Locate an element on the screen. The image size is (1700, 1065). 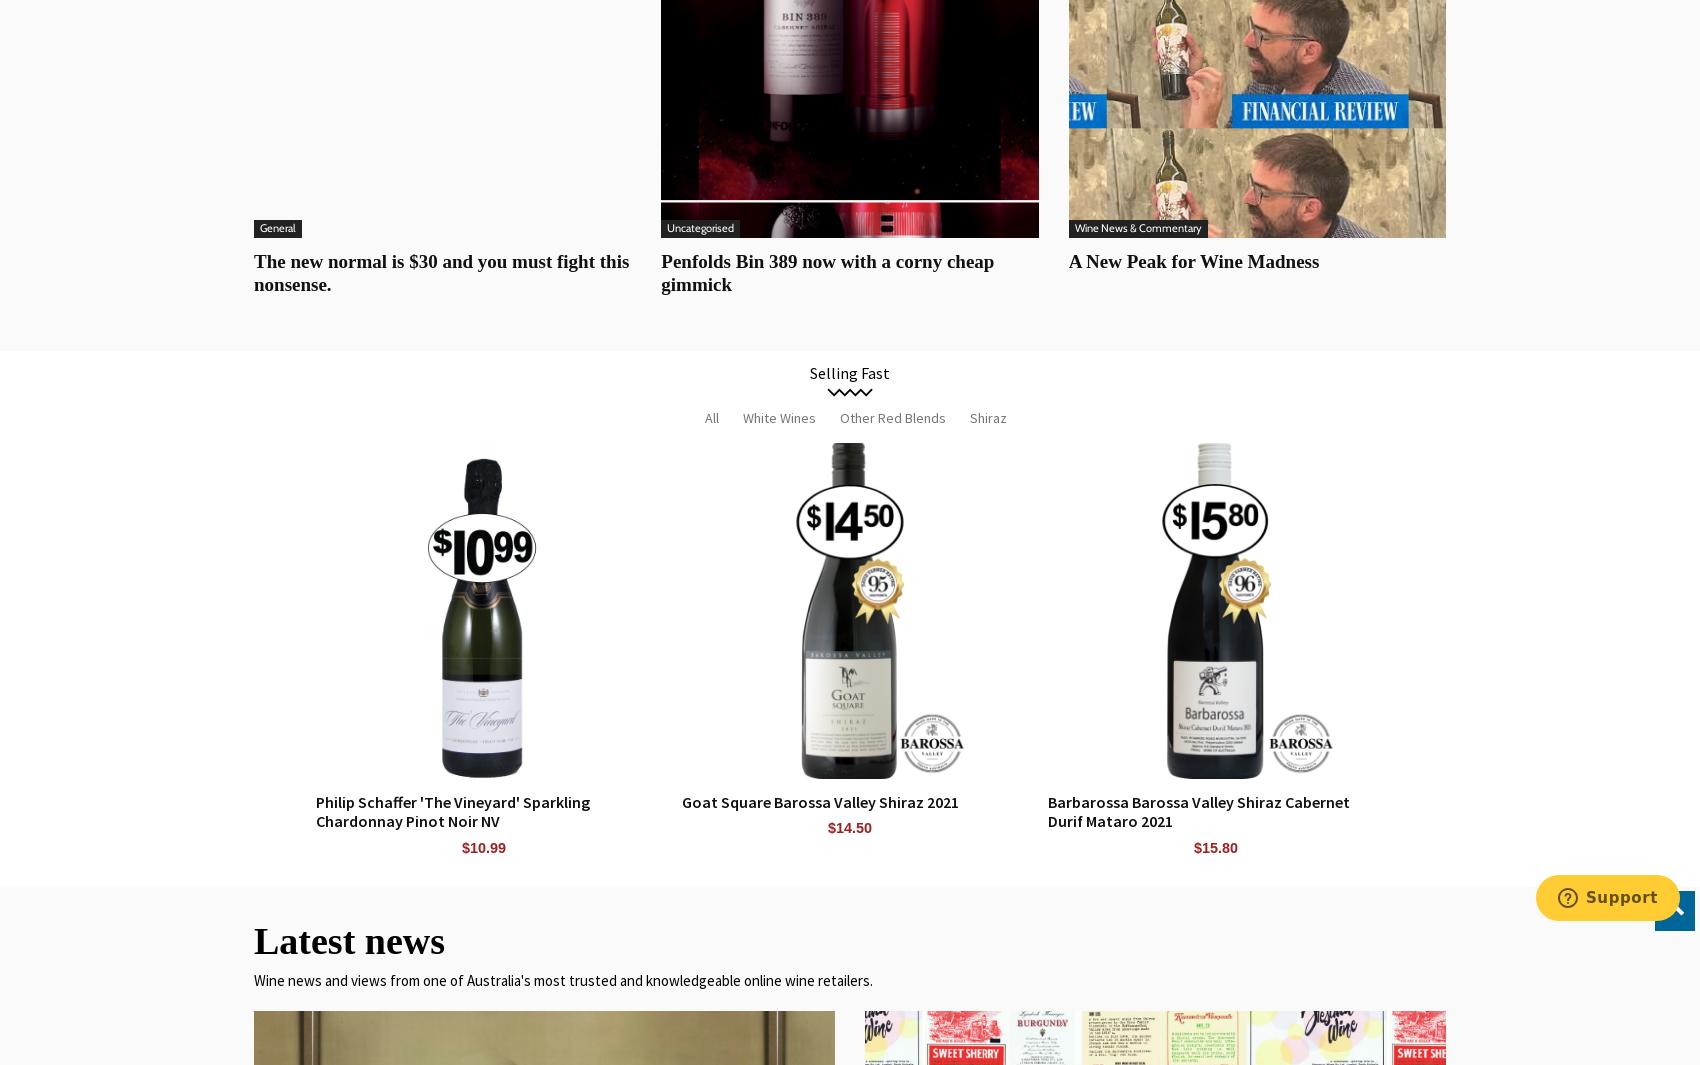
'Shiraz' is located at coordinates (969, 415).